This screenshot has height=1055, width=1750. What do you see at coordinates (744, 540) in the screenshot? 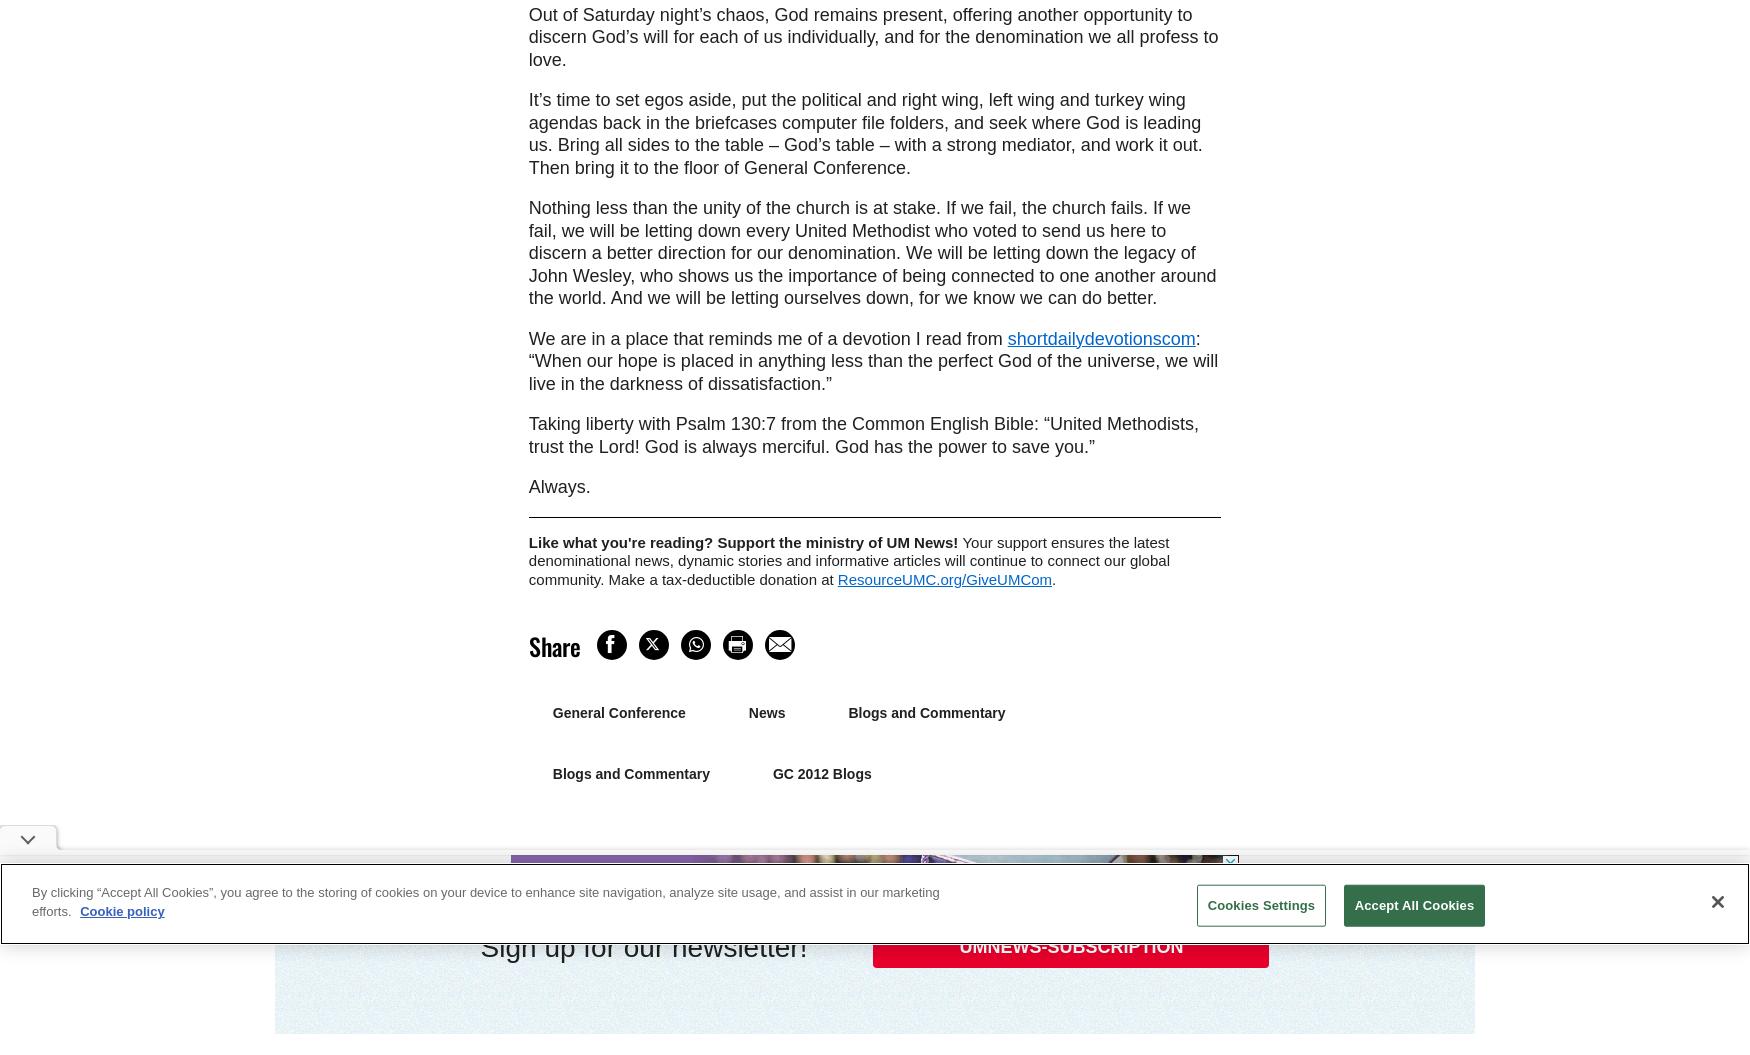
I see `'Like what you're reading? Support the ministry of UM News!'` at bounding box center [744, 540].